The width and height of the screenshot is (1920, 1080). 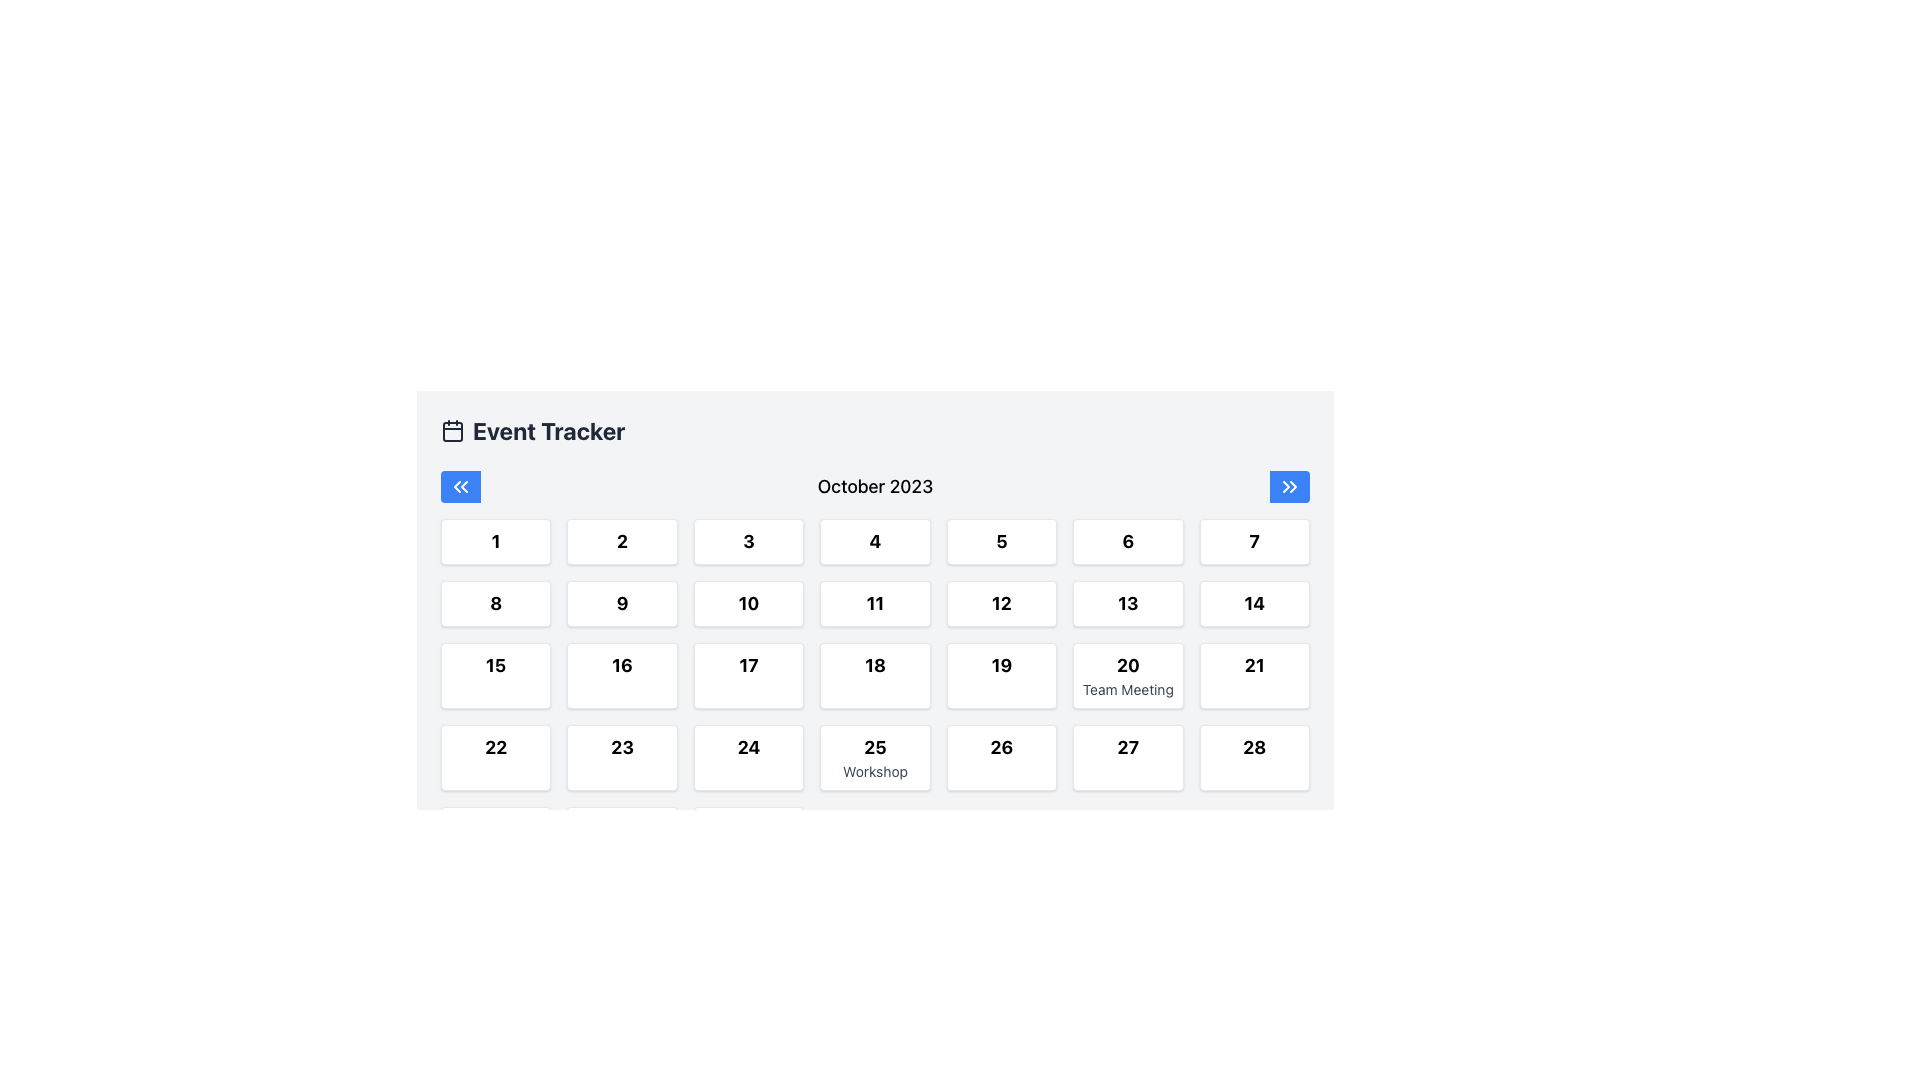 I want to click on the date '1' in the calendar grid within the 'Event Tracker' interface, so click(x=496, y=542).